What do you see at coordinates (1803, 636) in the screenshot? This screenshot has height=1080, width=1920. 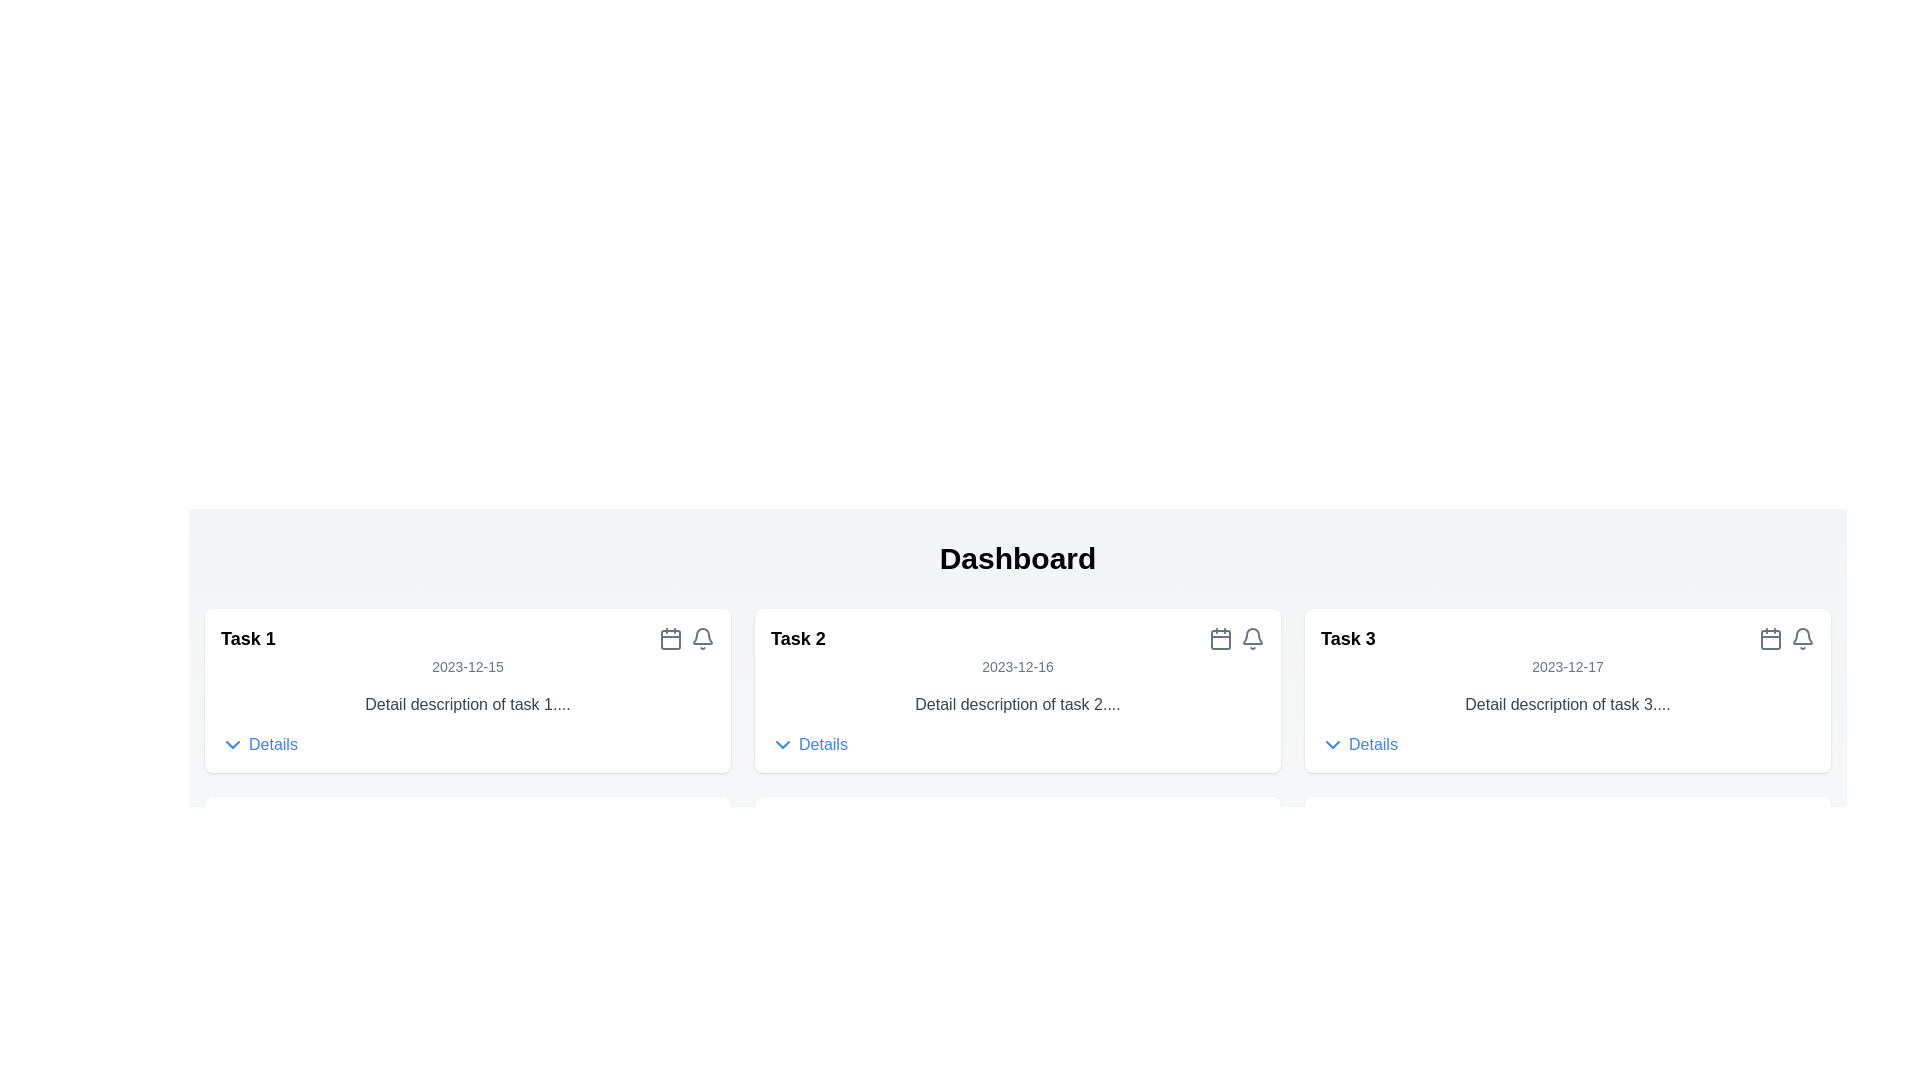 I see `the notification icon located in the top-right corner of the 'Task 3' card, next to the calendar icon` at bounding box center [1803, 636].